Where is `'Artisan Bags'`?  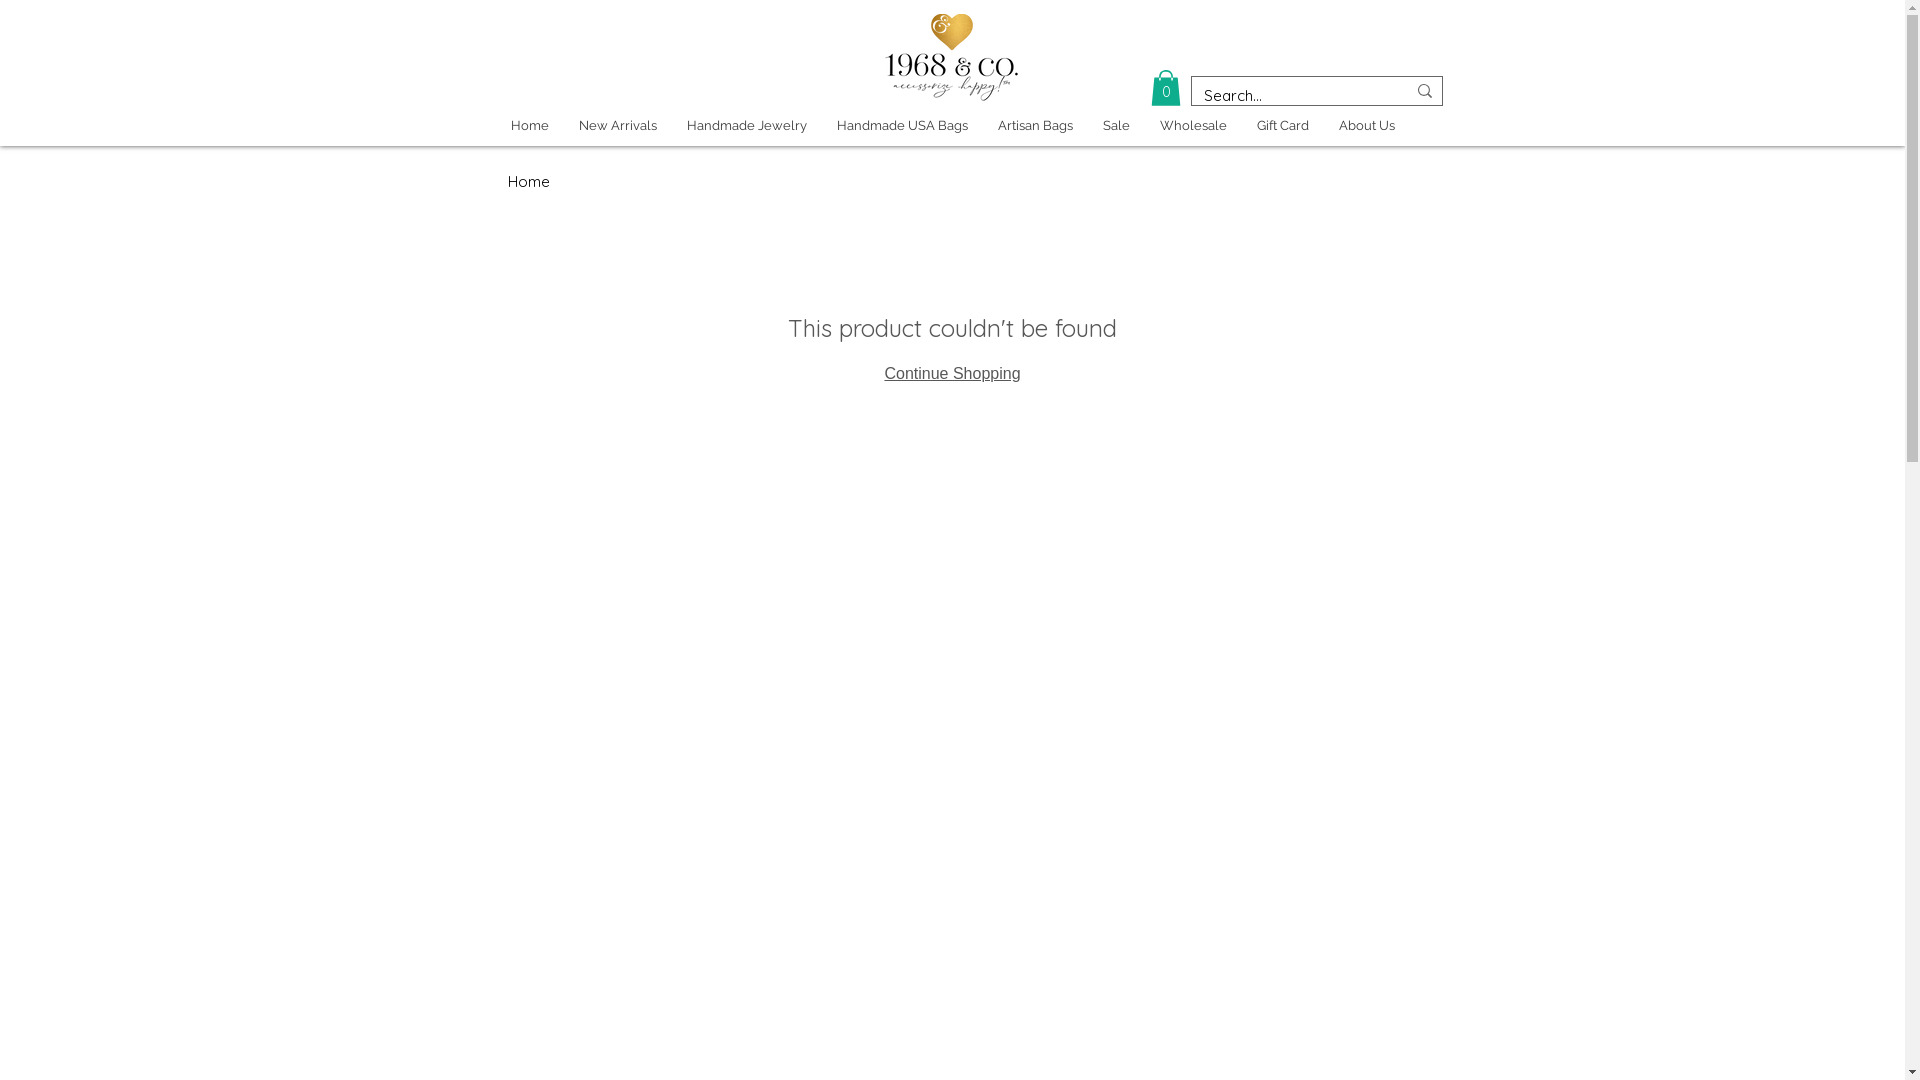
'Artisan Bags' is located at coordinates (1034, 126).